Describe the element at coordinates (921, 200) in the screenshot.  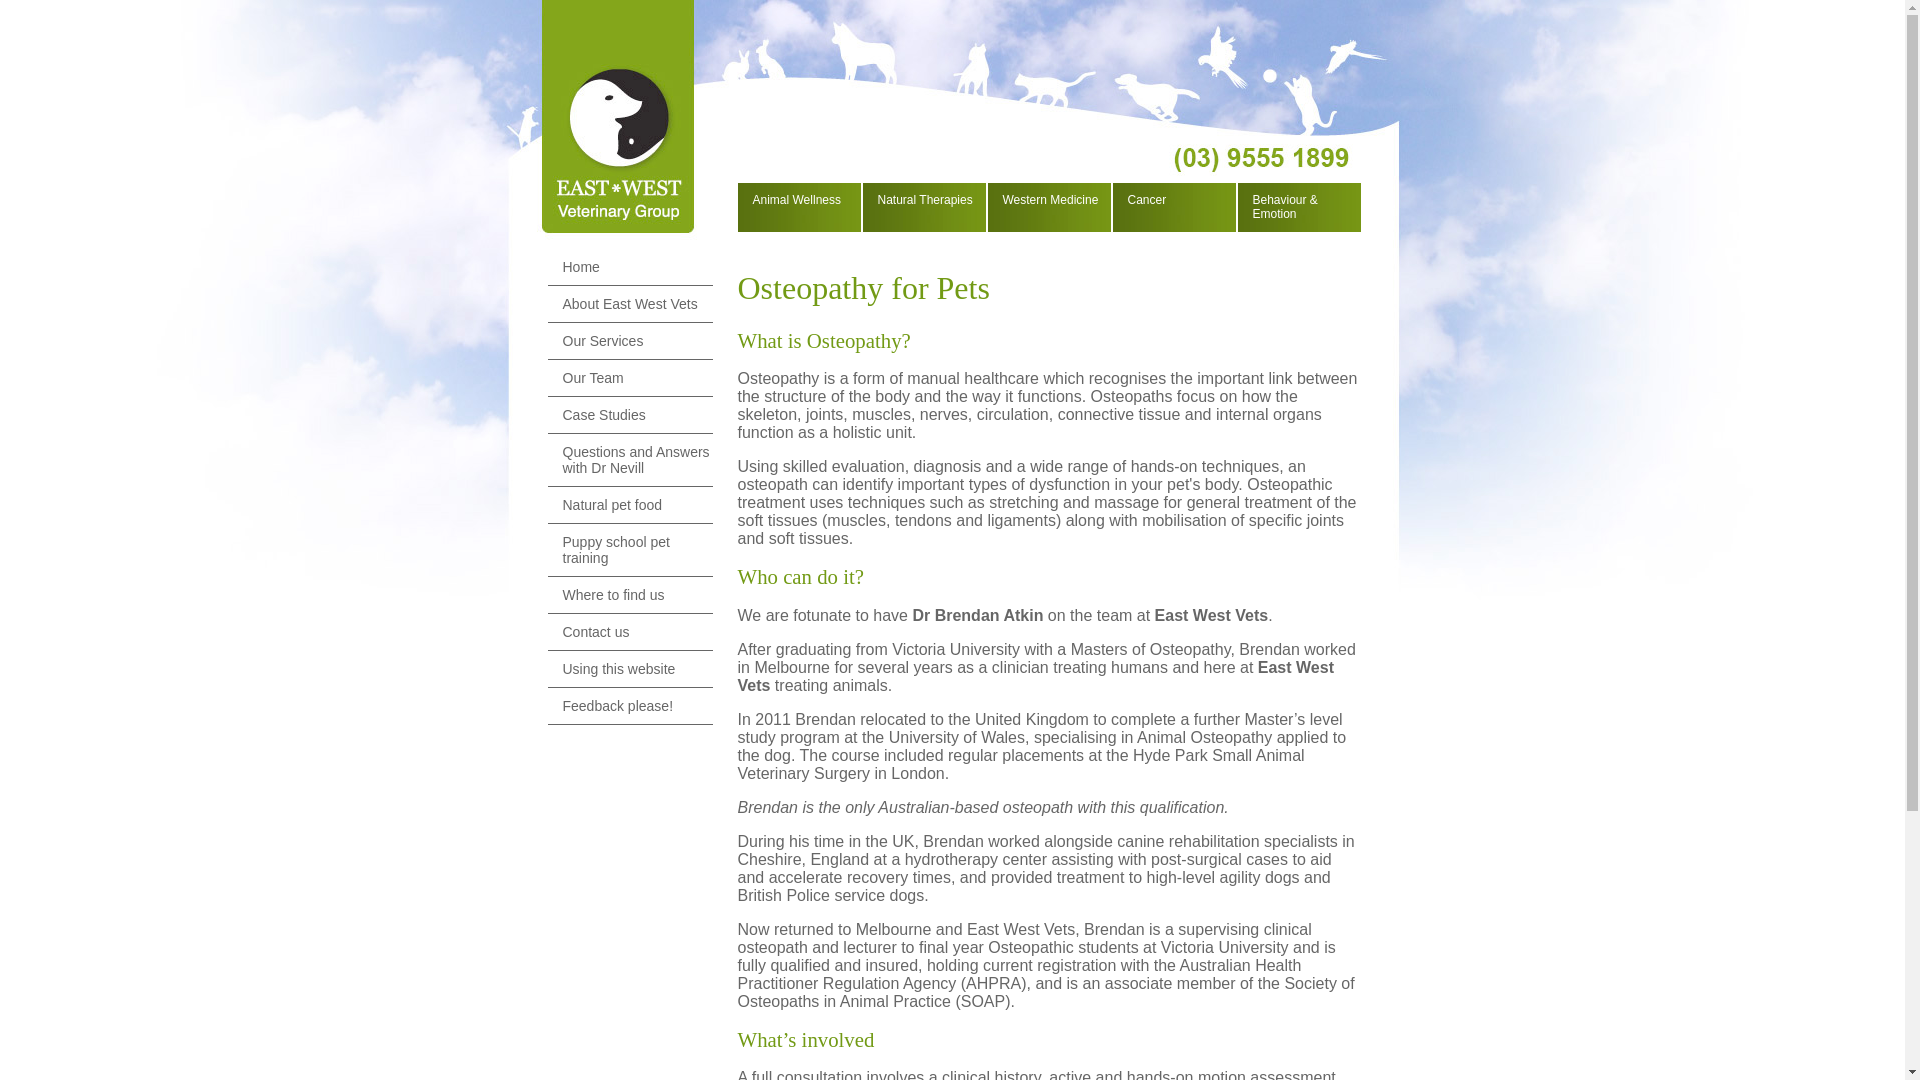
I see `'Natural Therapies'` at that location.